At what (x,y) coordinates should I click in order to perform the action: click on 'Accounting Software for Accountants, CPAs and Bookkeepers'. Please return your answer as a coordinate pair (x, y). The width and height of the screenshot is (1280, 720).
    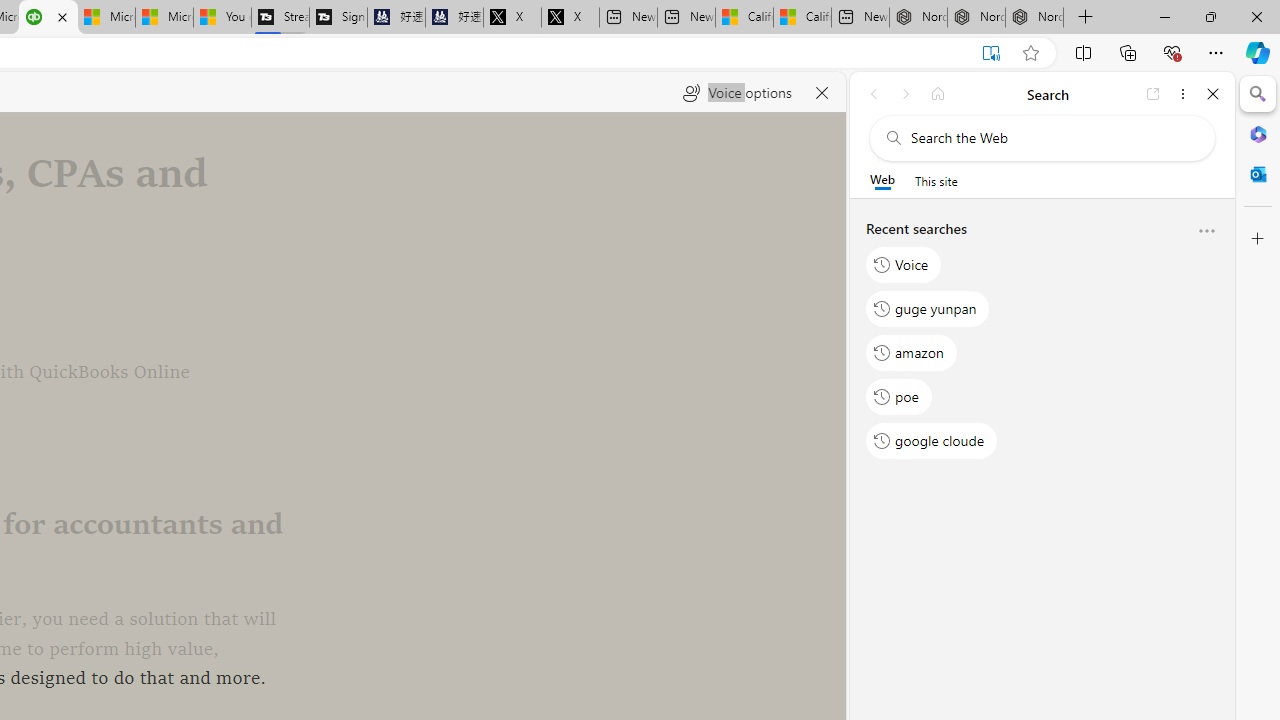
    Looking at the image, I should click on (48, 17).